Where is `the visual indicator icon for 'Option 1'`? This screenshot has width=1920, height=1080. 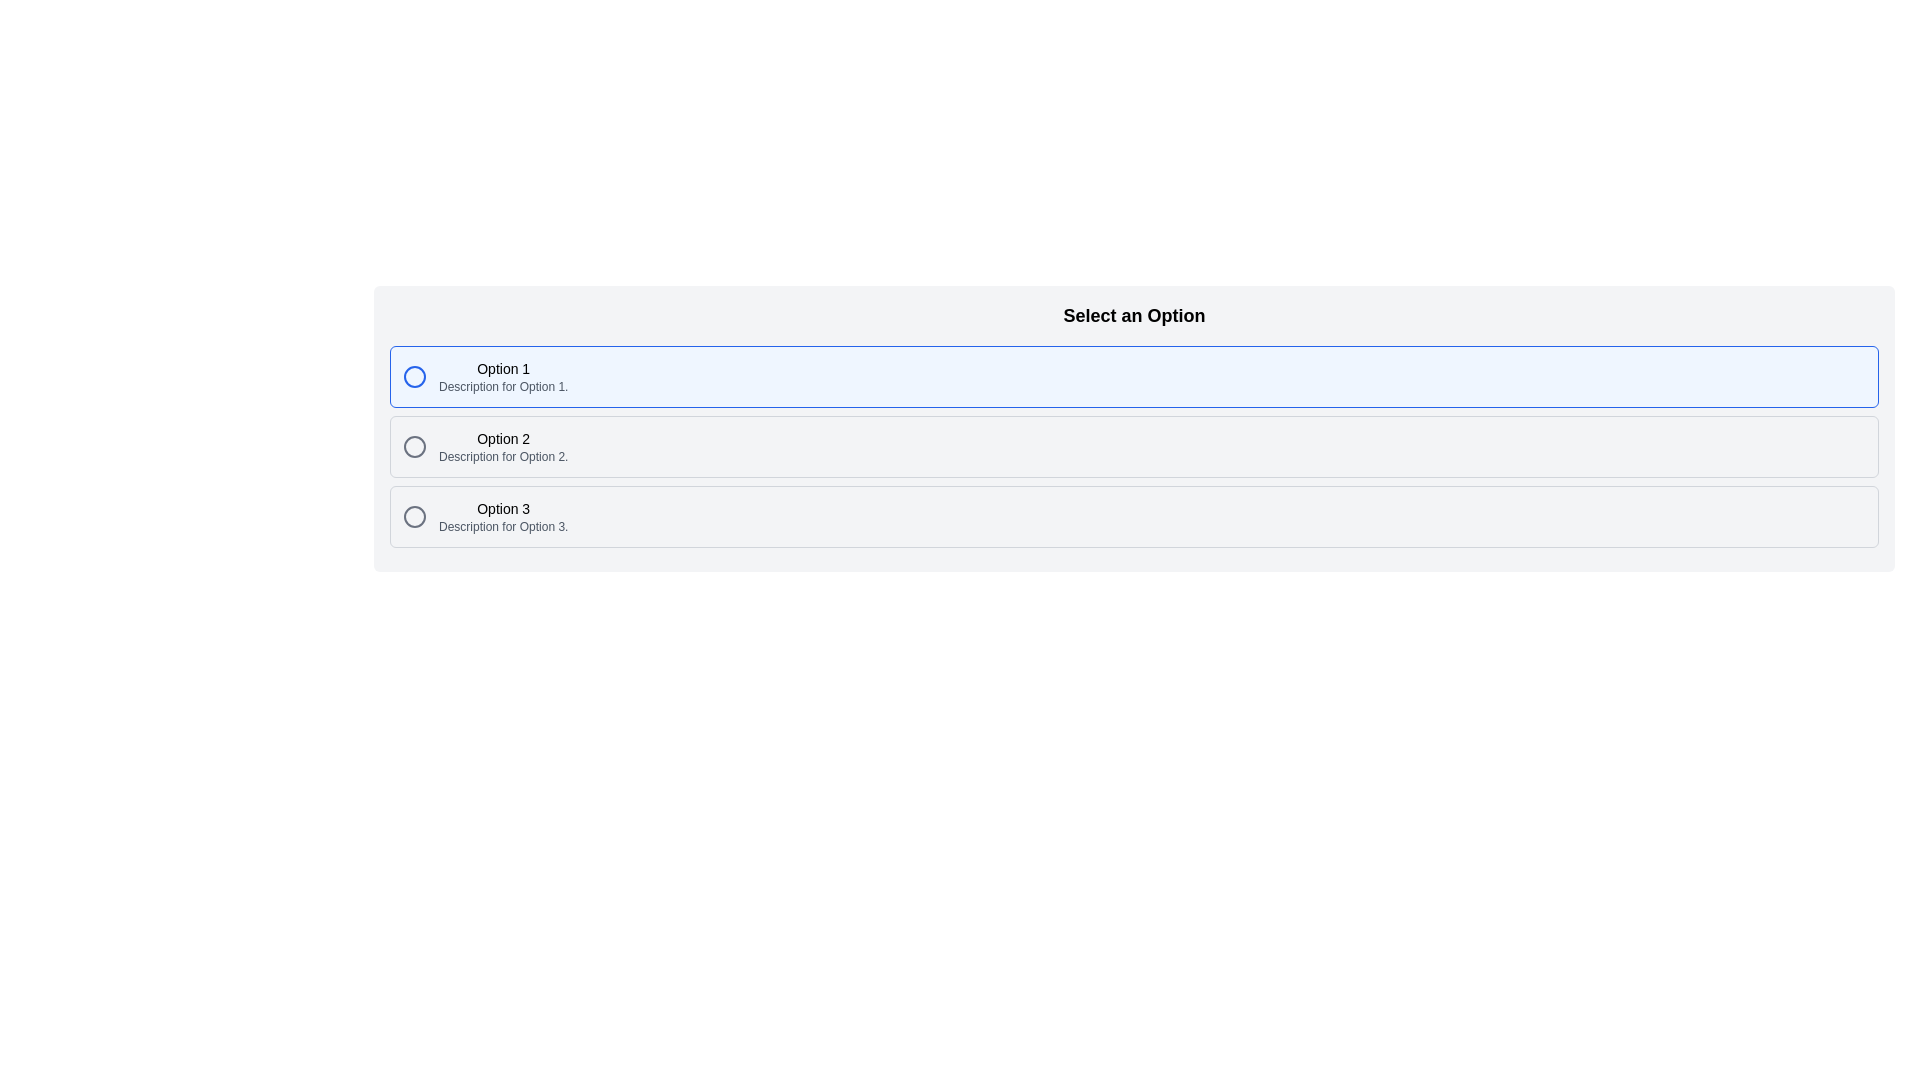 the visual indicator icon for 'Option 1' is located at coordinates (413, 377).